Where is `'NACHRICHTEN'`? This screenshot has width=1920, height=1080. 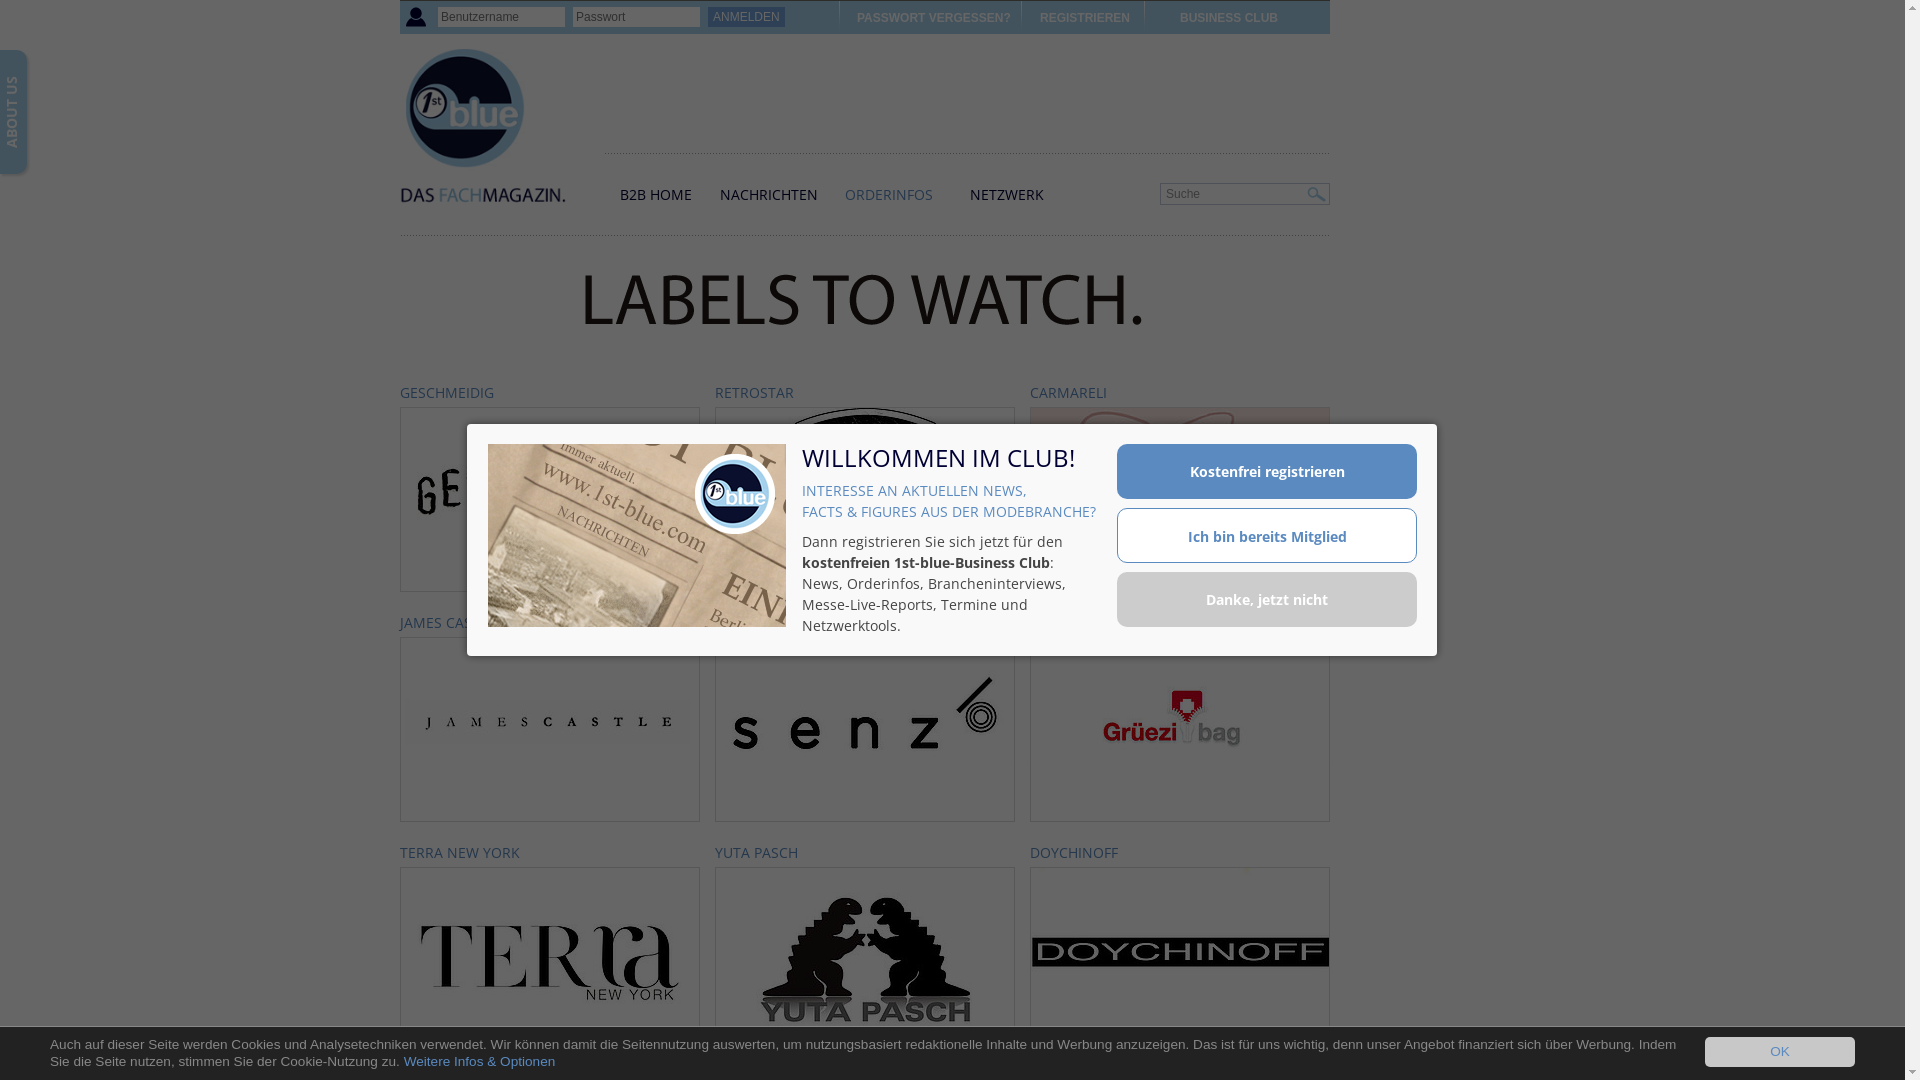 'NACHRICHTEN' is located at coordinates (767, 194).